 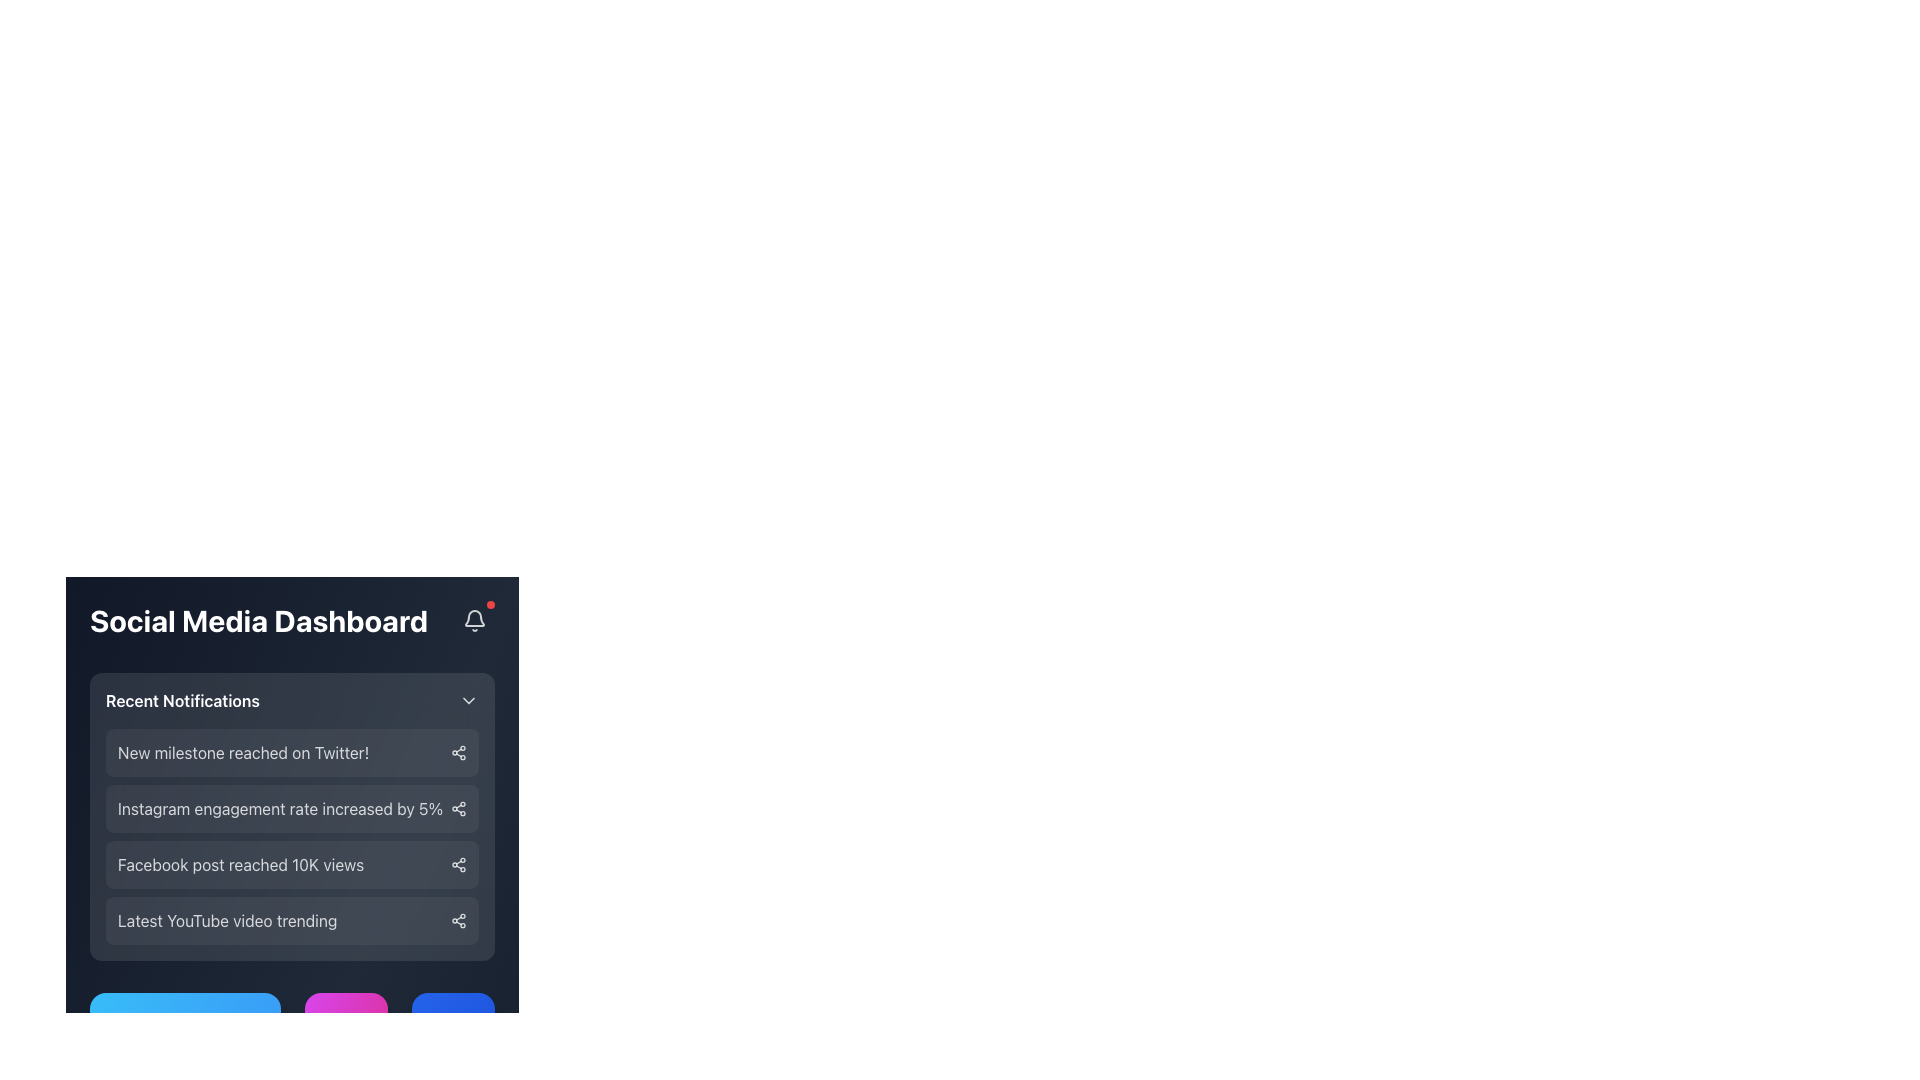 What do you see at coordinates (279, 808) in the screenshot?
I see `the text display that shows 'Instagram engagement rate increased by 5%', which is styled with white text on a dark background and is the second item in the notification list` at bounding box center [279, 808].